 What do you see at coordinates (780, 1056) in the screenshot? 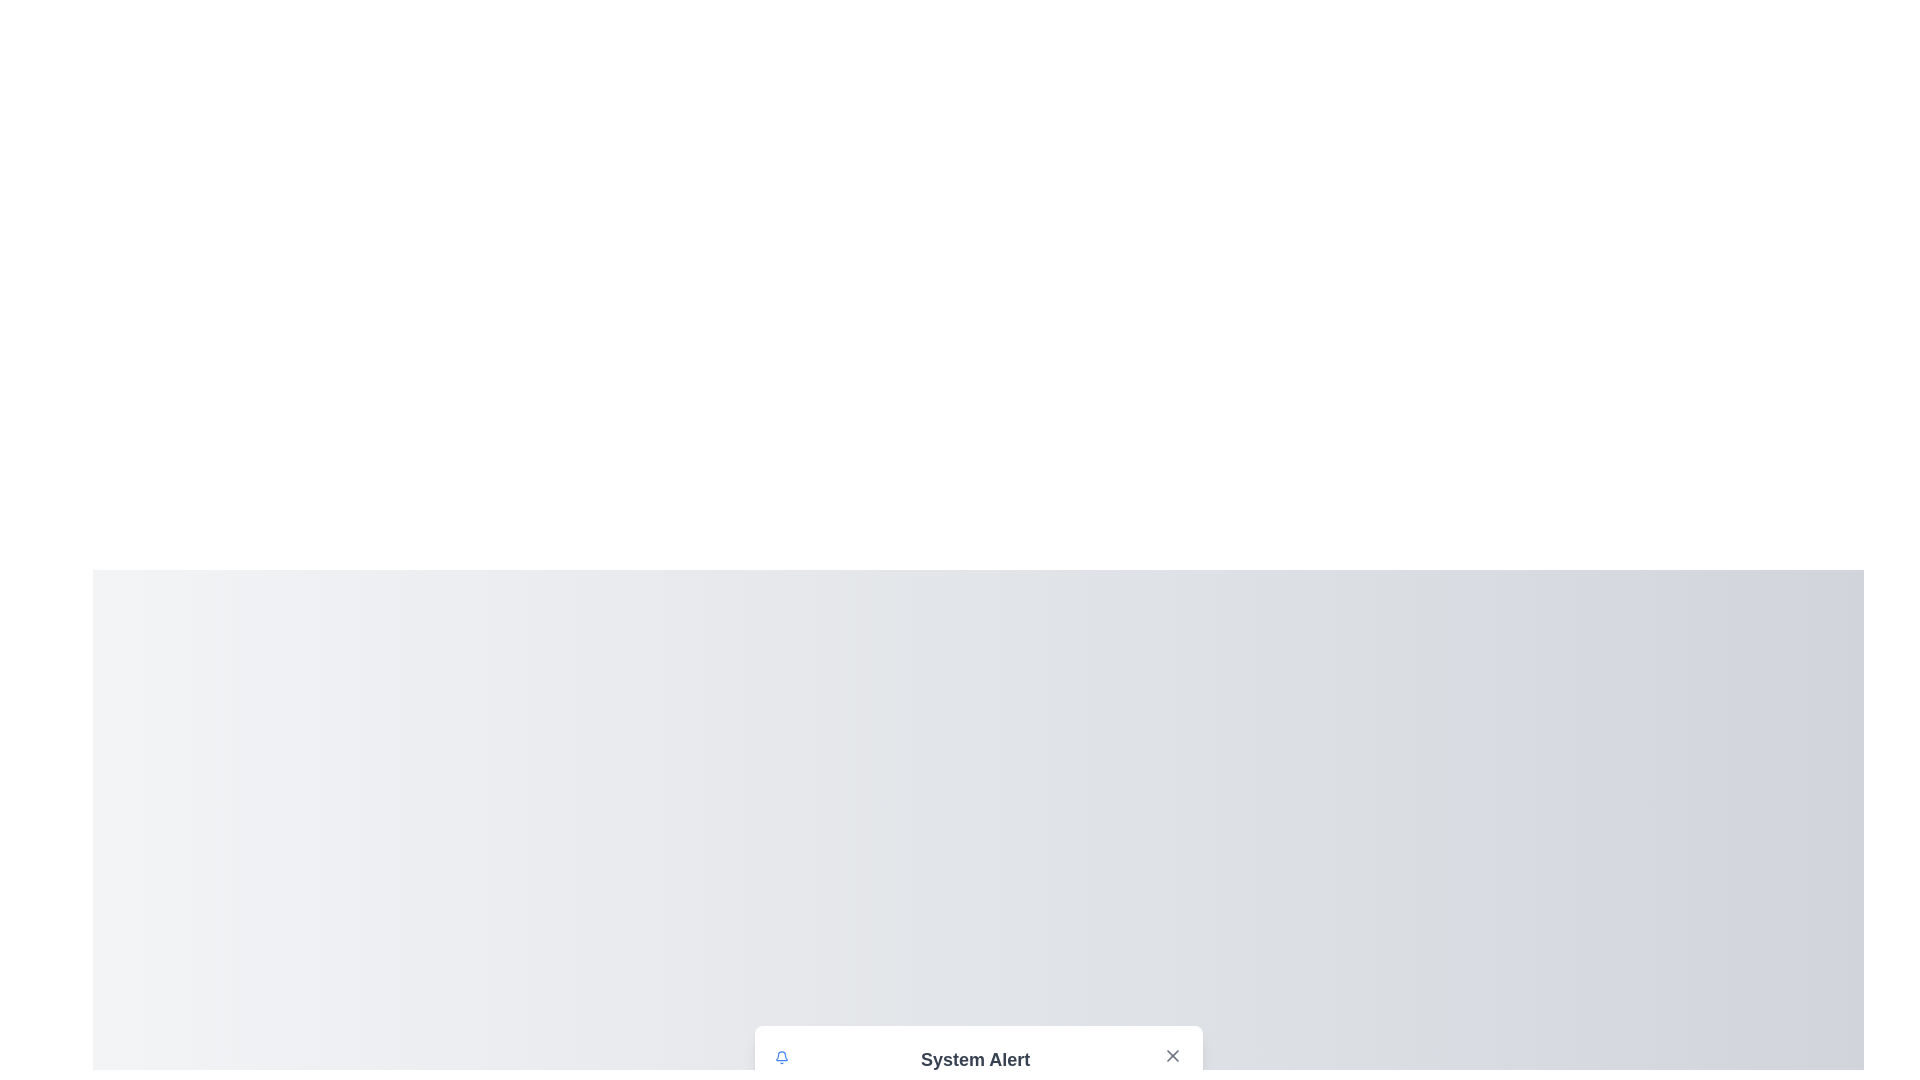
I see `the bell icon located in the notification panel, which serves as a symbolic indicator for notifications or alerts` at bounding box center [780, 1056].